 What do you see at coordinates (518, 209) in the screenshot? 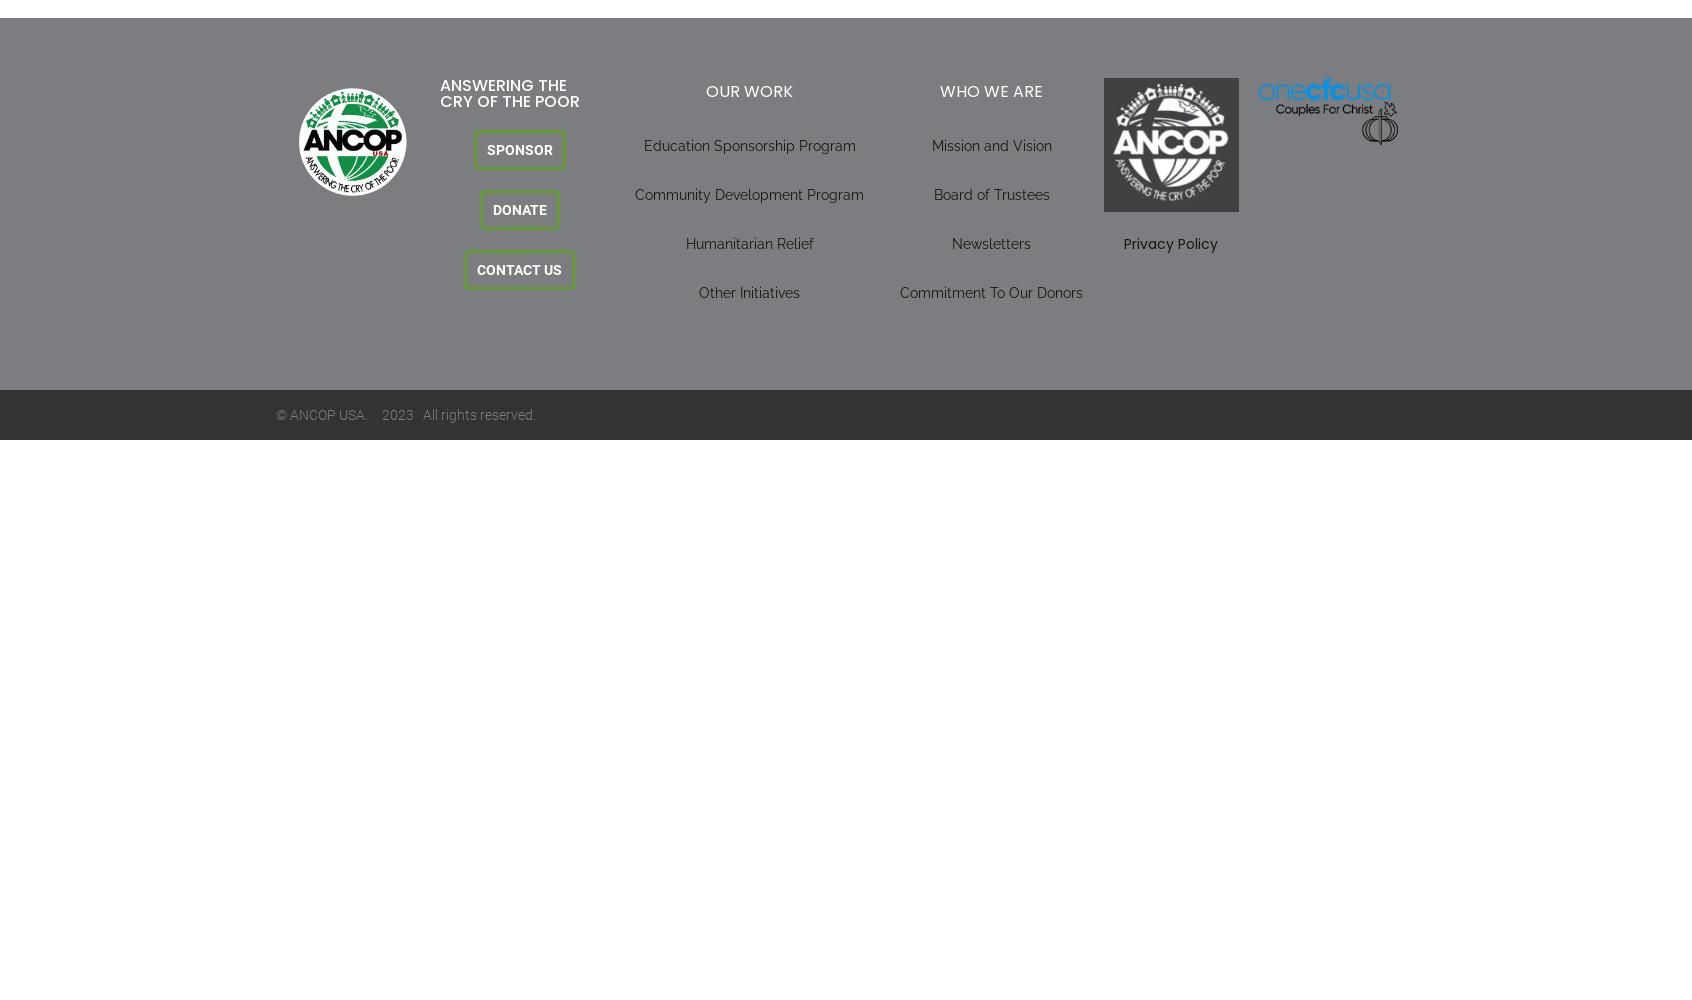
I see `'DONATE'` at bounding box center [518, 209].